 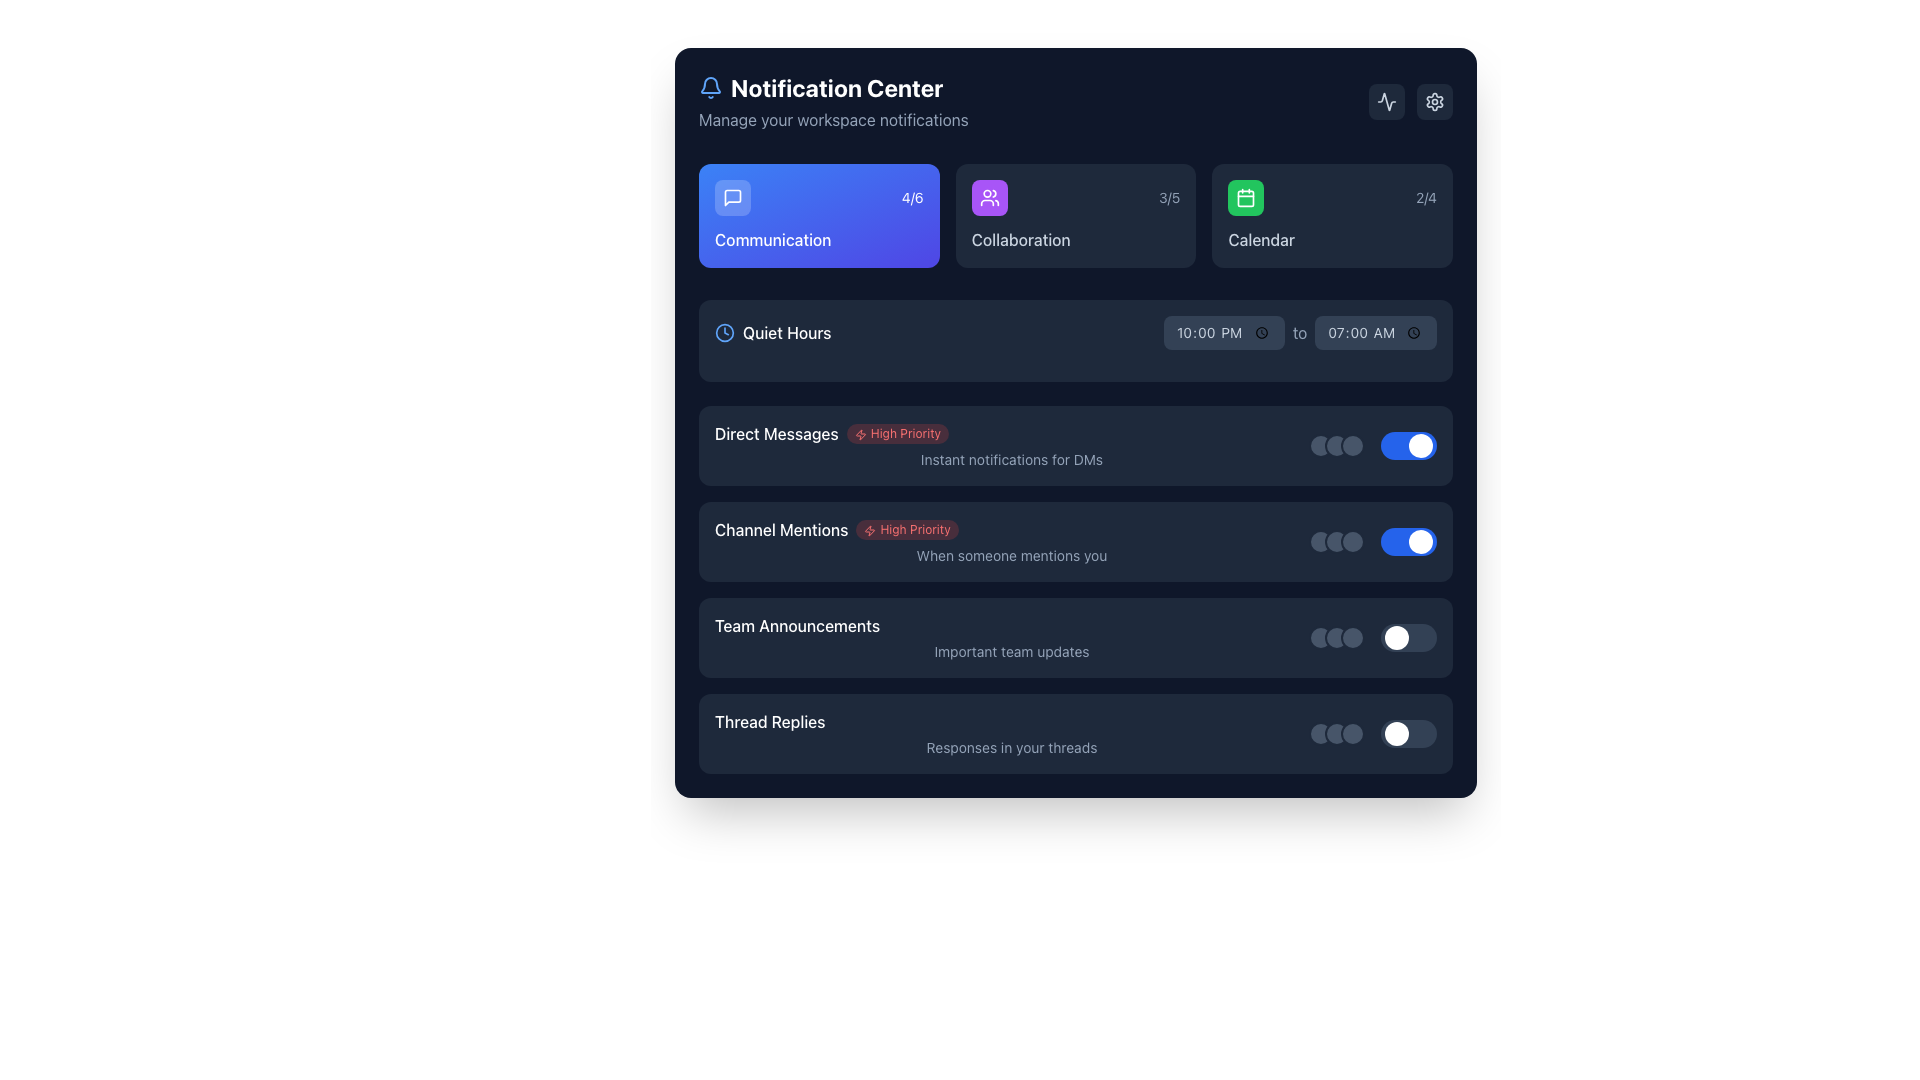 What do you see at coordinates (1386, 101) in the screenshot?
I see `the activity monitoring icon located at the top right corner of the notification panel` at bounding box center [1386, 101].